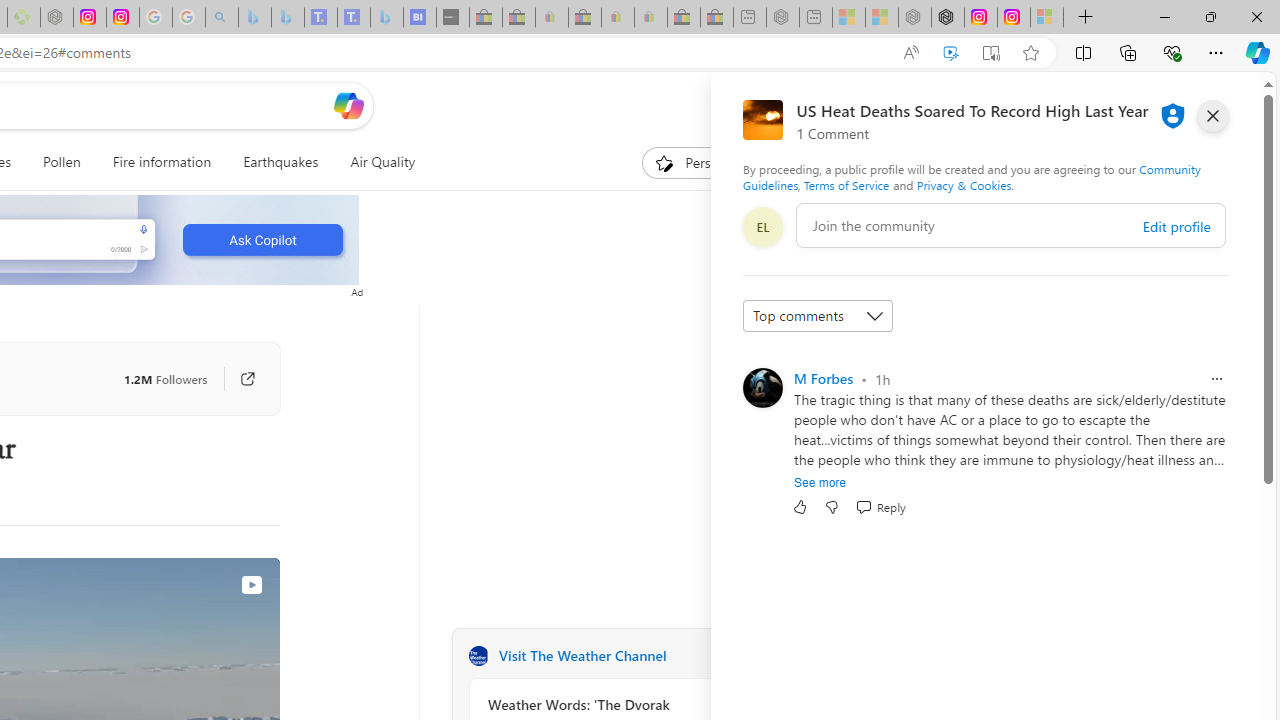 The height and width of the screenshot is (720, 1280). Describe the element at coordinates (154, 17) in the screenshot. I see `'Safety in Our Products - Google Safety Center - Sleeping'` at that location.